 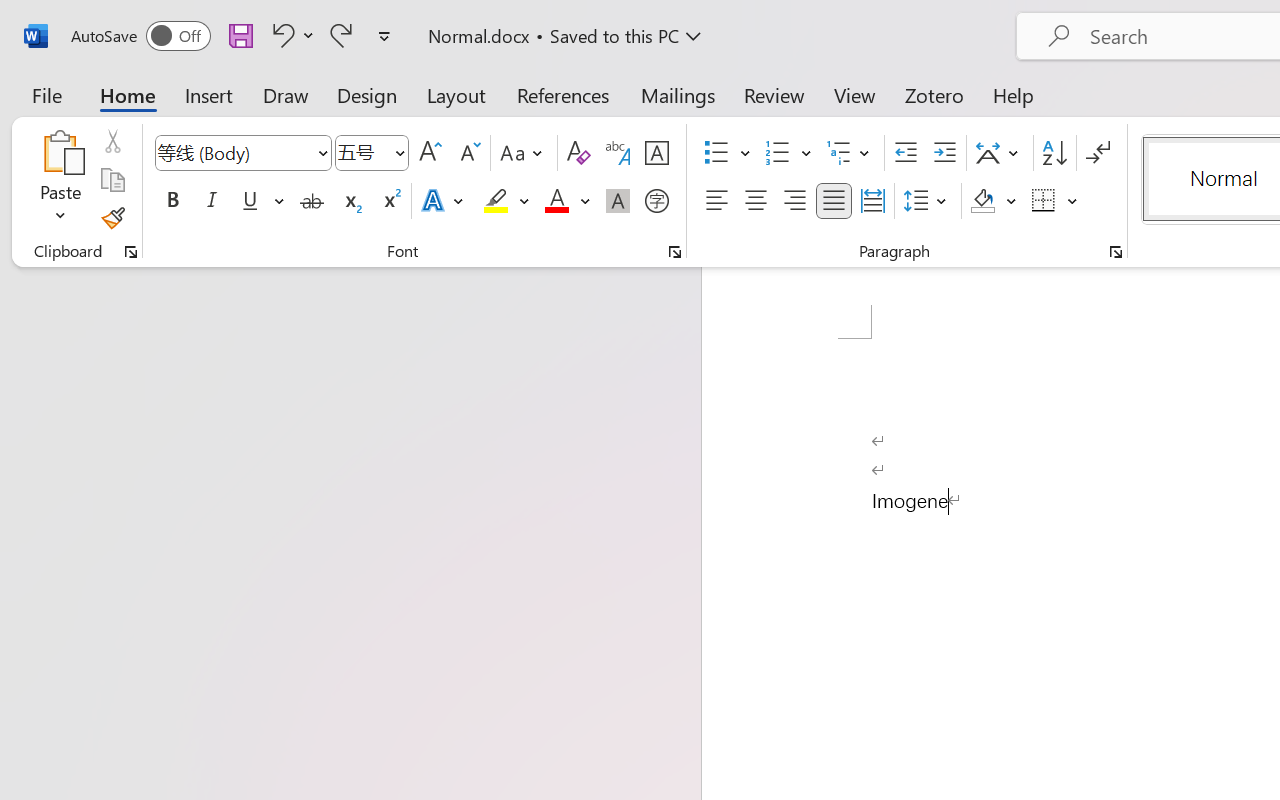 I want to click on 'Distributed', so click(x=872, y=201).